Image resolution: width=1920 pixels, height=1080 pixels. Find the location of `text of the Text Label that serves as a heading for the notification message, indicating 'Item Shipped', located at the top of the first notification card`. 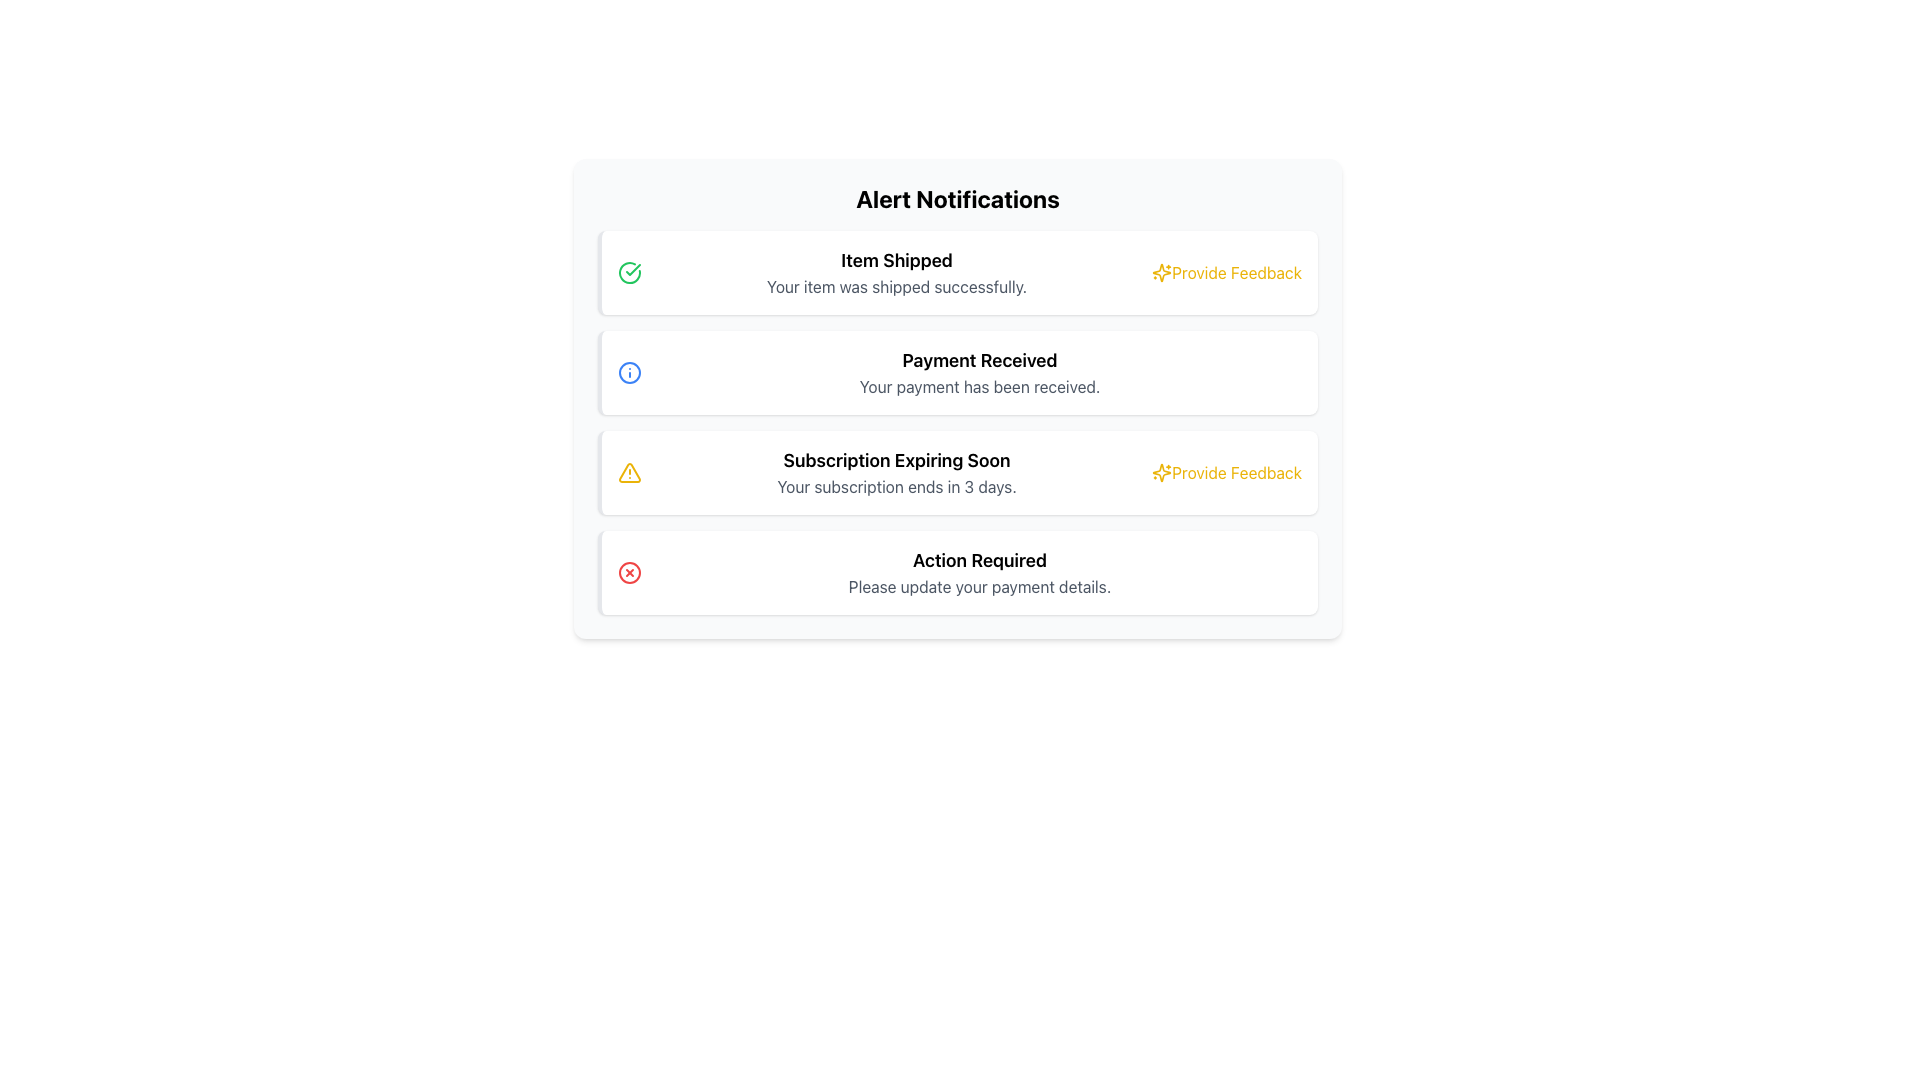

text of the Text Label that serves as a heading for the notification message, indicating 'Item Shipped', located at the top of the first notification card is located at coordinates (896, 260).